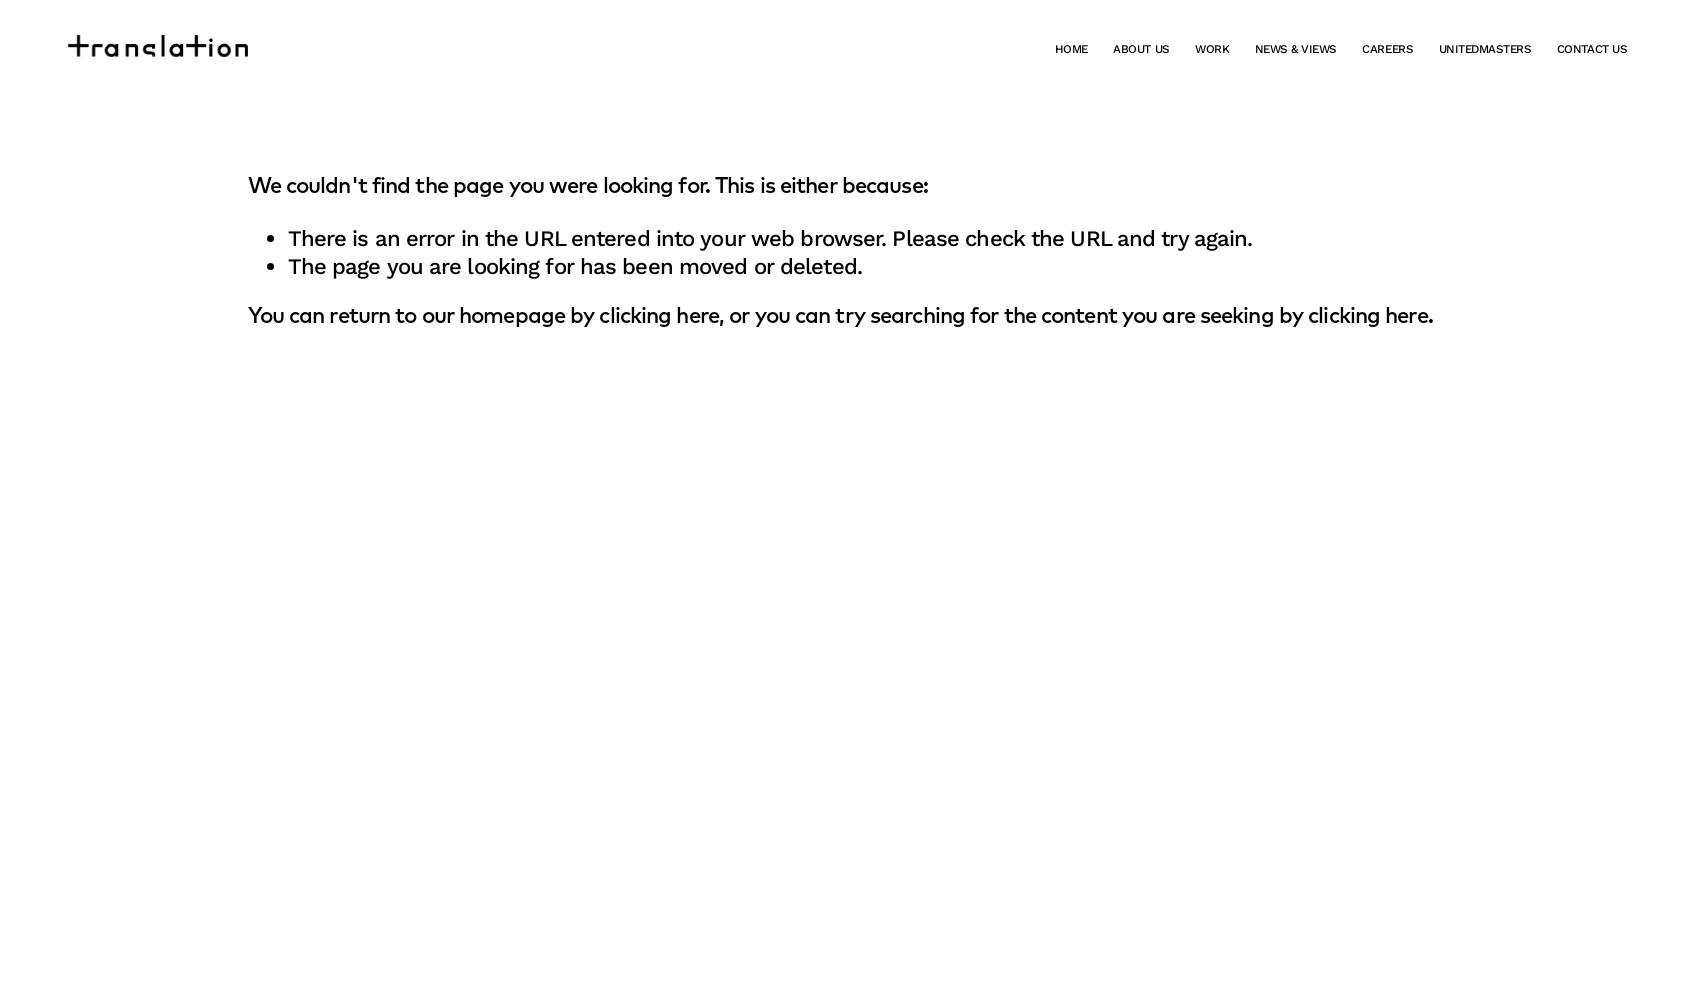  Describe the element at coordinates (1428, 316) in the screenshot. I see `'.'` at that location.